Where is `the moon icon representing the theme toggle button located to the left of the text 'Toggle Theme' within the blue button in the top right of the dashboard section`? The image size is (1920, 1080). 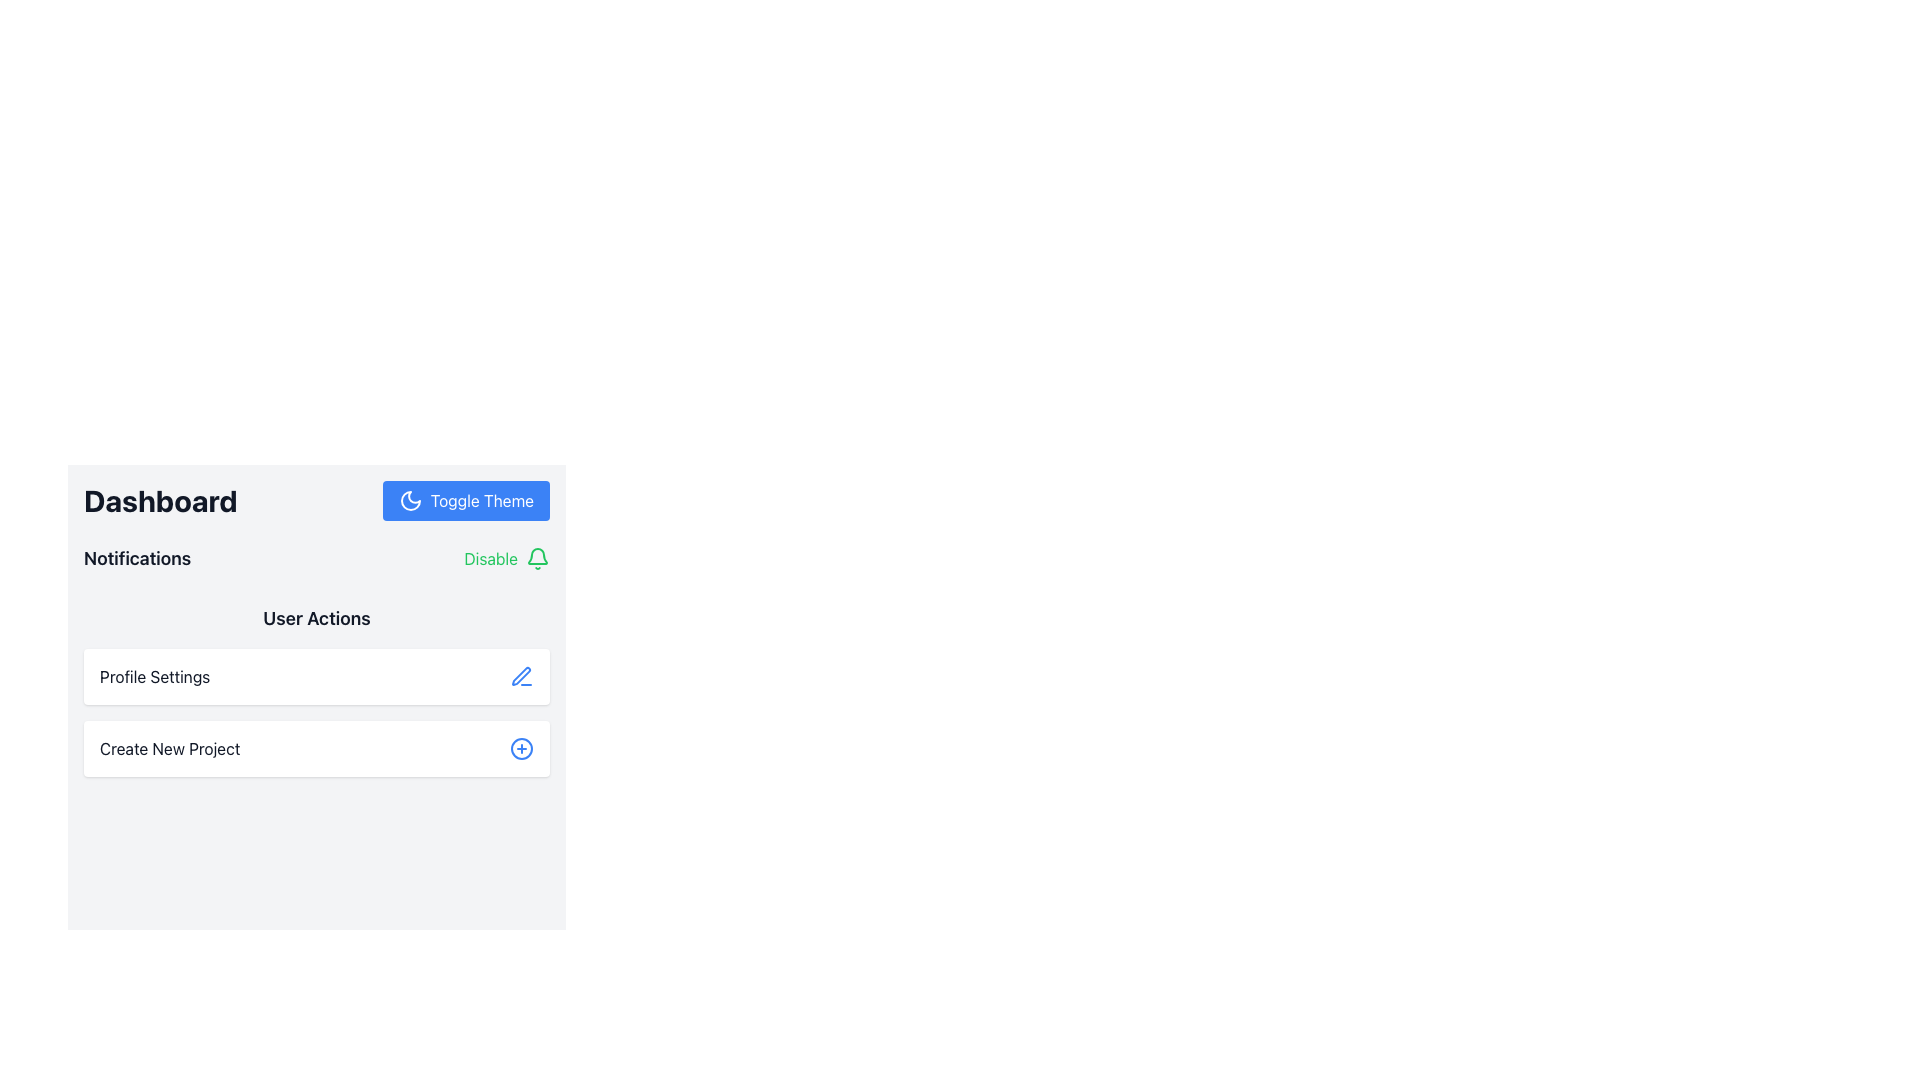
the moon icon representing the theme toggle button located to the left of the text 'Toggle Theme' within the blue button in the top right of the dashboard section is located at coordinates (409, 500).